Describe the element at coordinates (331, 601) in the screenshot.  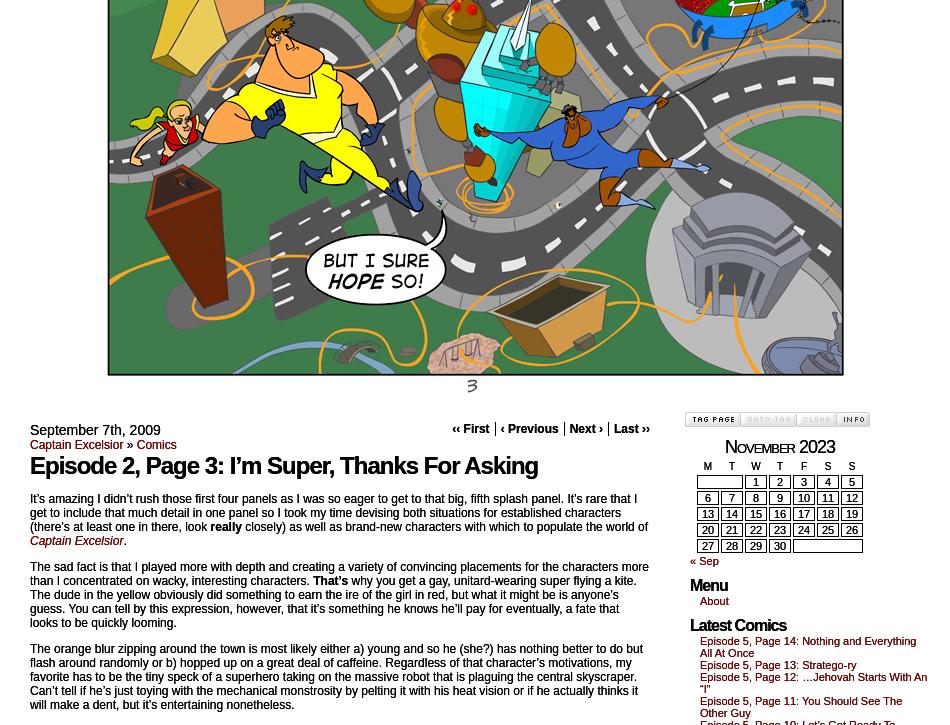
I see `'why you get a gay, unitard-wearing super flying a kite. The dude in the yellow obviously did something to earn the ire of the girl in red, but what it might be is anyone’s guess. You can tell by this expression, however, that it’s something he knows he’ll pay for eventually, a fate that looks to be quickly looming.'` at that location.